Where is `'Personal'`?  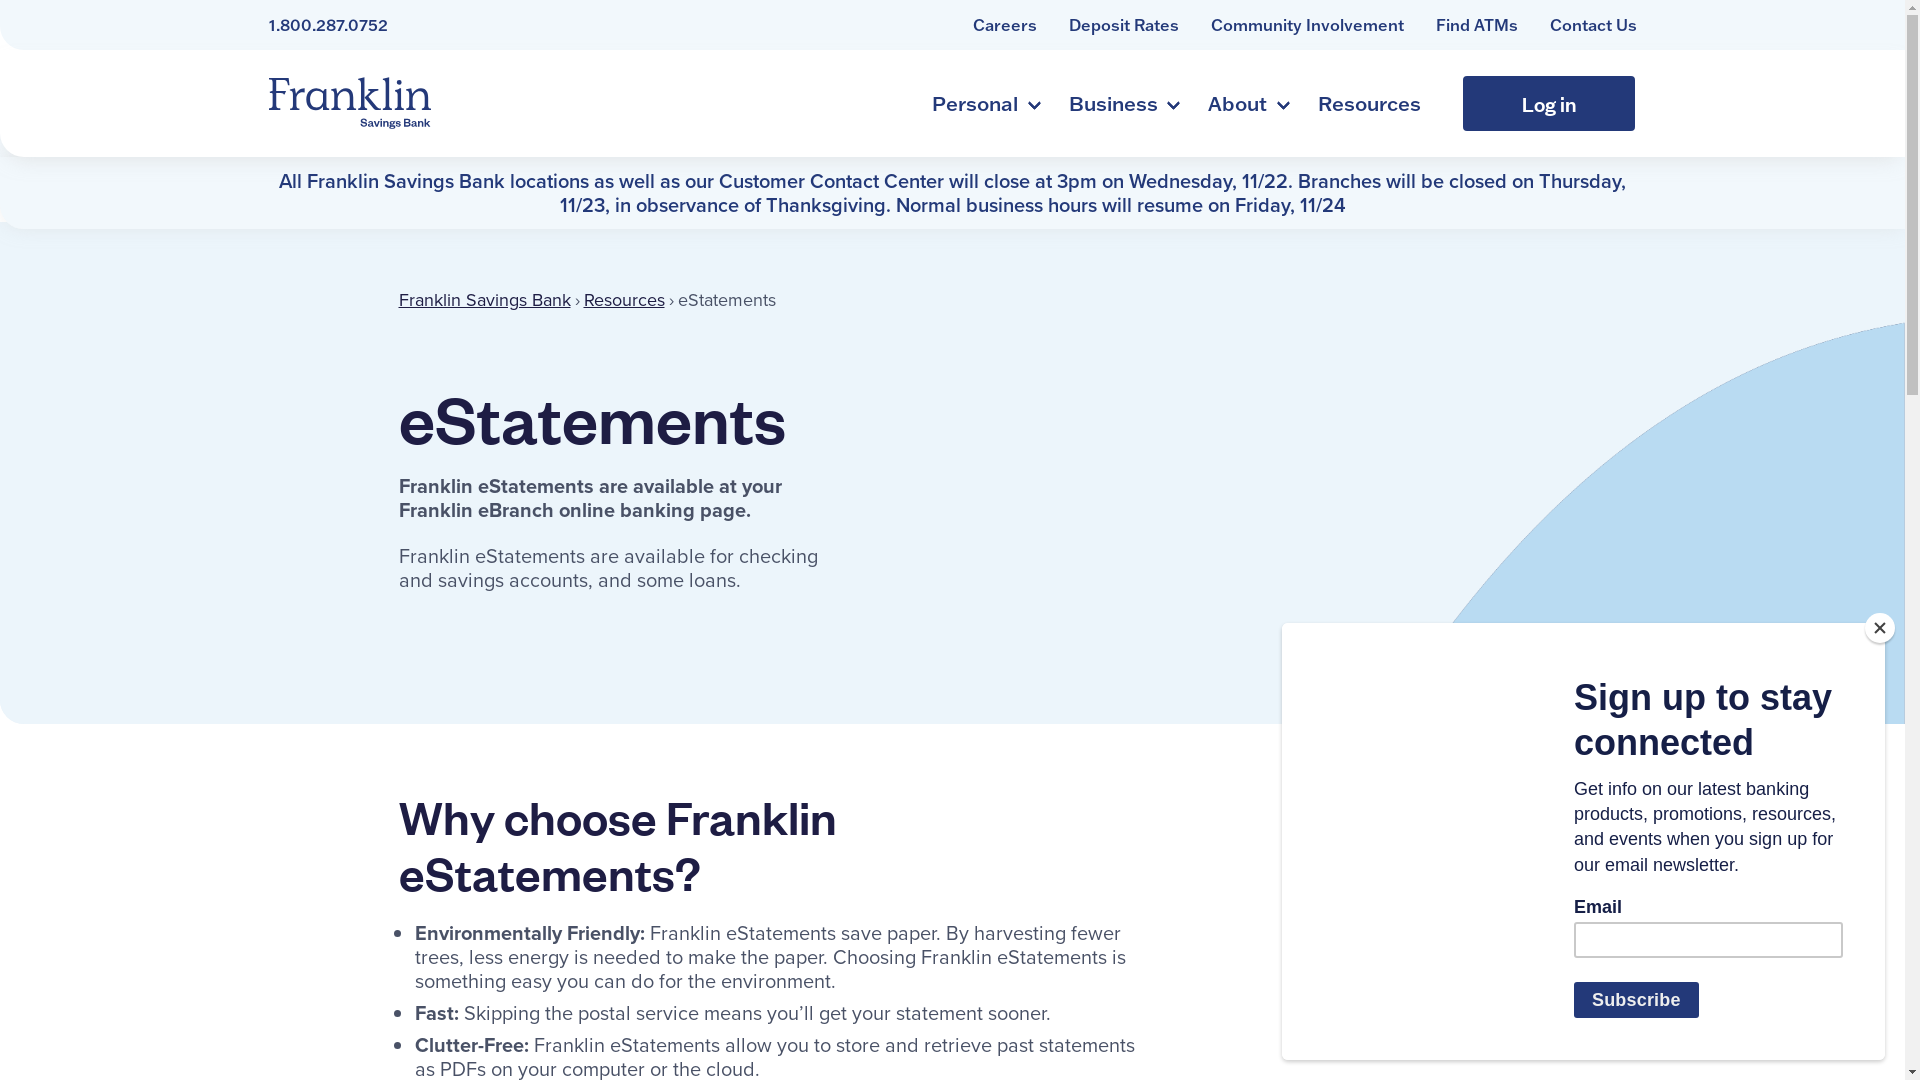 'Personal' is located at coordinates (915, 103).